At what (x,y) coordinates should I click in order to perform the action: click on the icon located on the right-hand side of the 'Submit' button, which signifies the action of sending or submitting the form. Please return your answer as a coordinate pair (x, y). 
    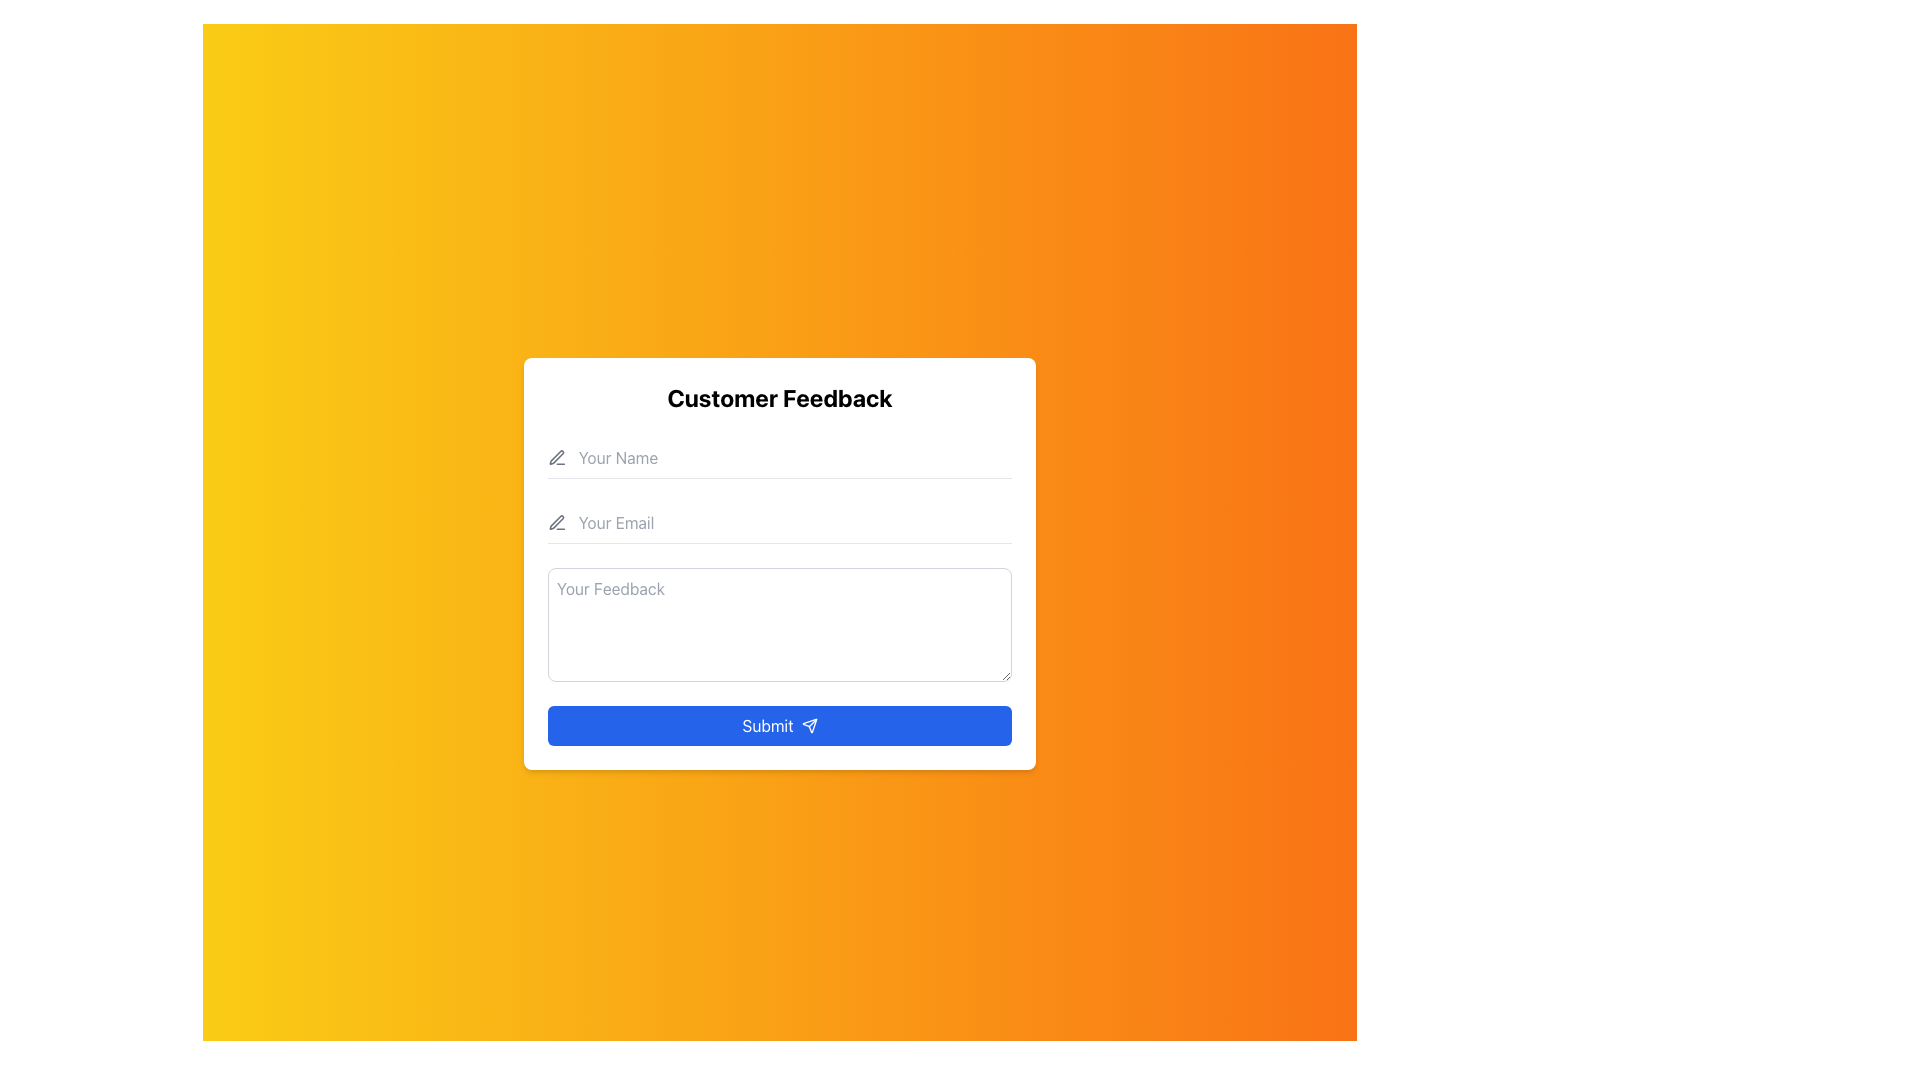
    Looking at the image, I should click on (809, 725).